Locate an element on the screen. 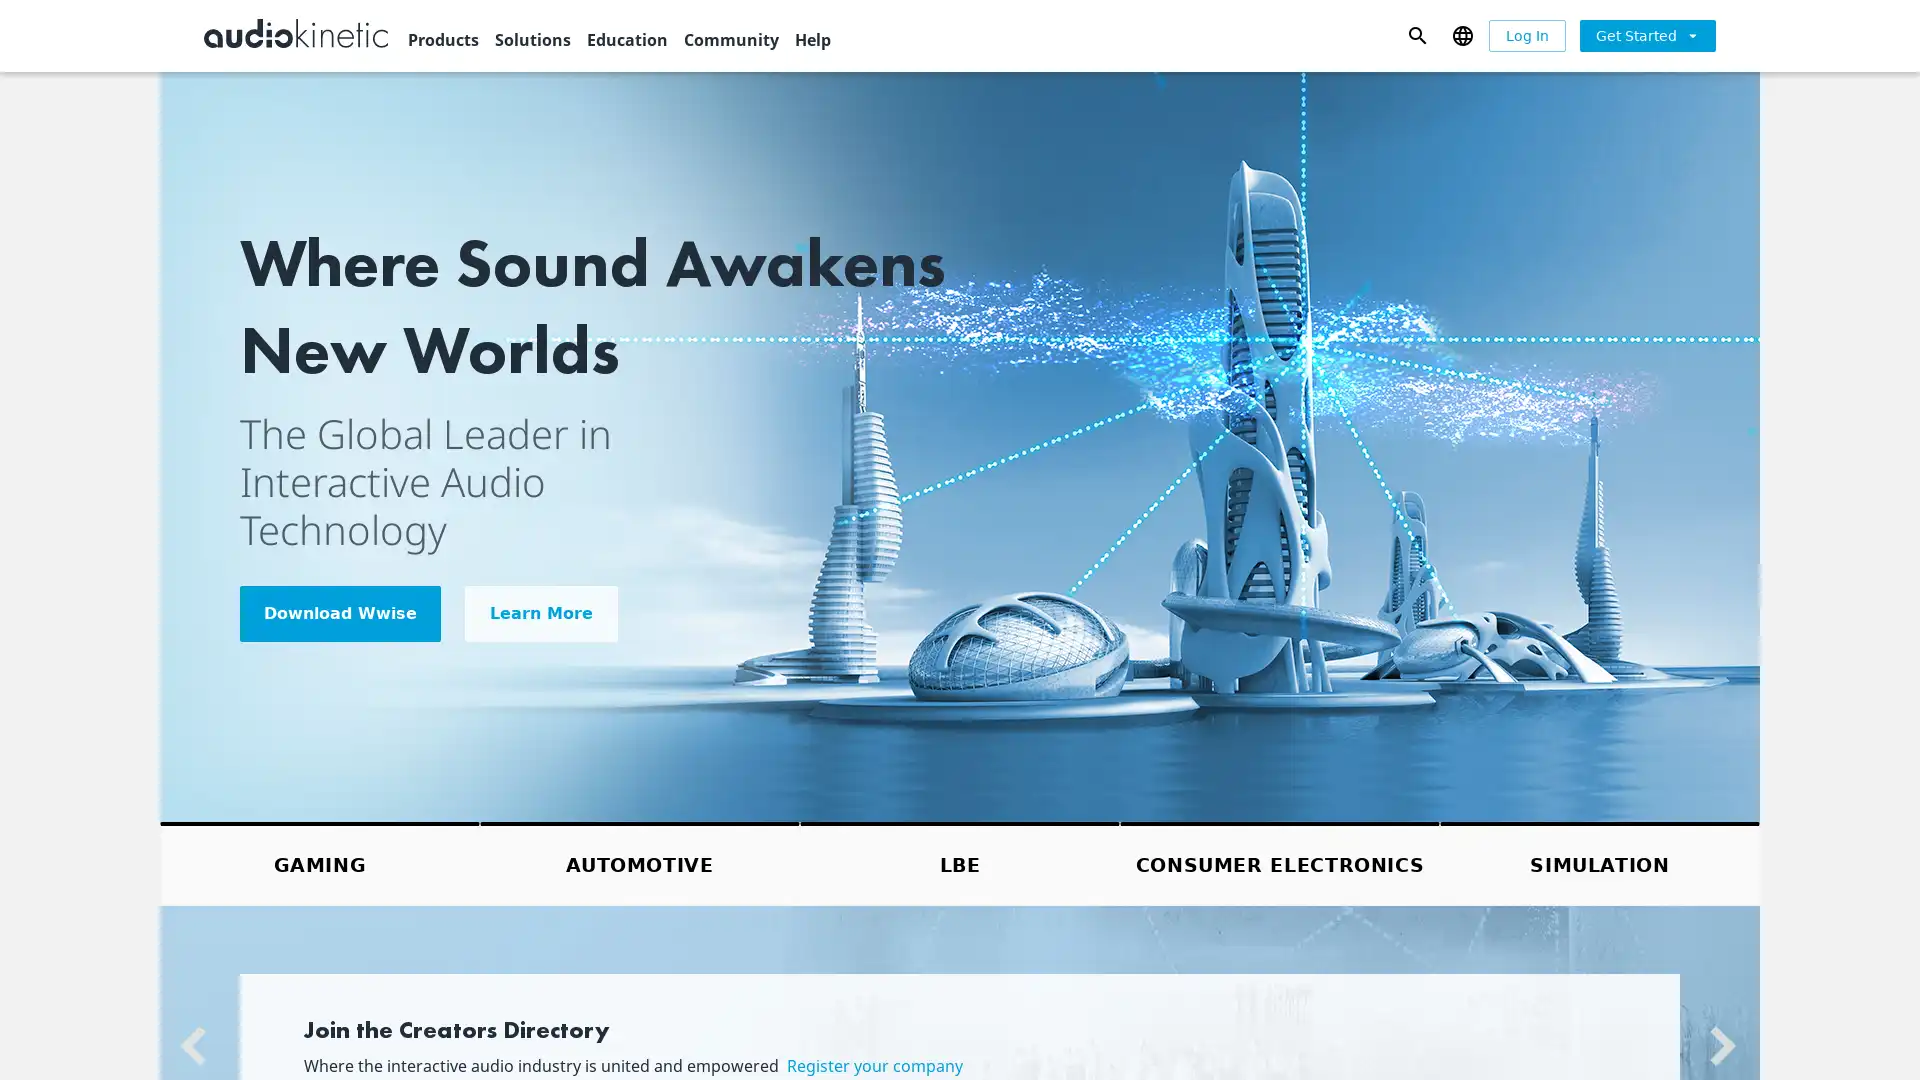 Image resolution: width=1920 pixels, height=1080 pixels. AUTOMOTIVE is located at coordinates (638, 862).